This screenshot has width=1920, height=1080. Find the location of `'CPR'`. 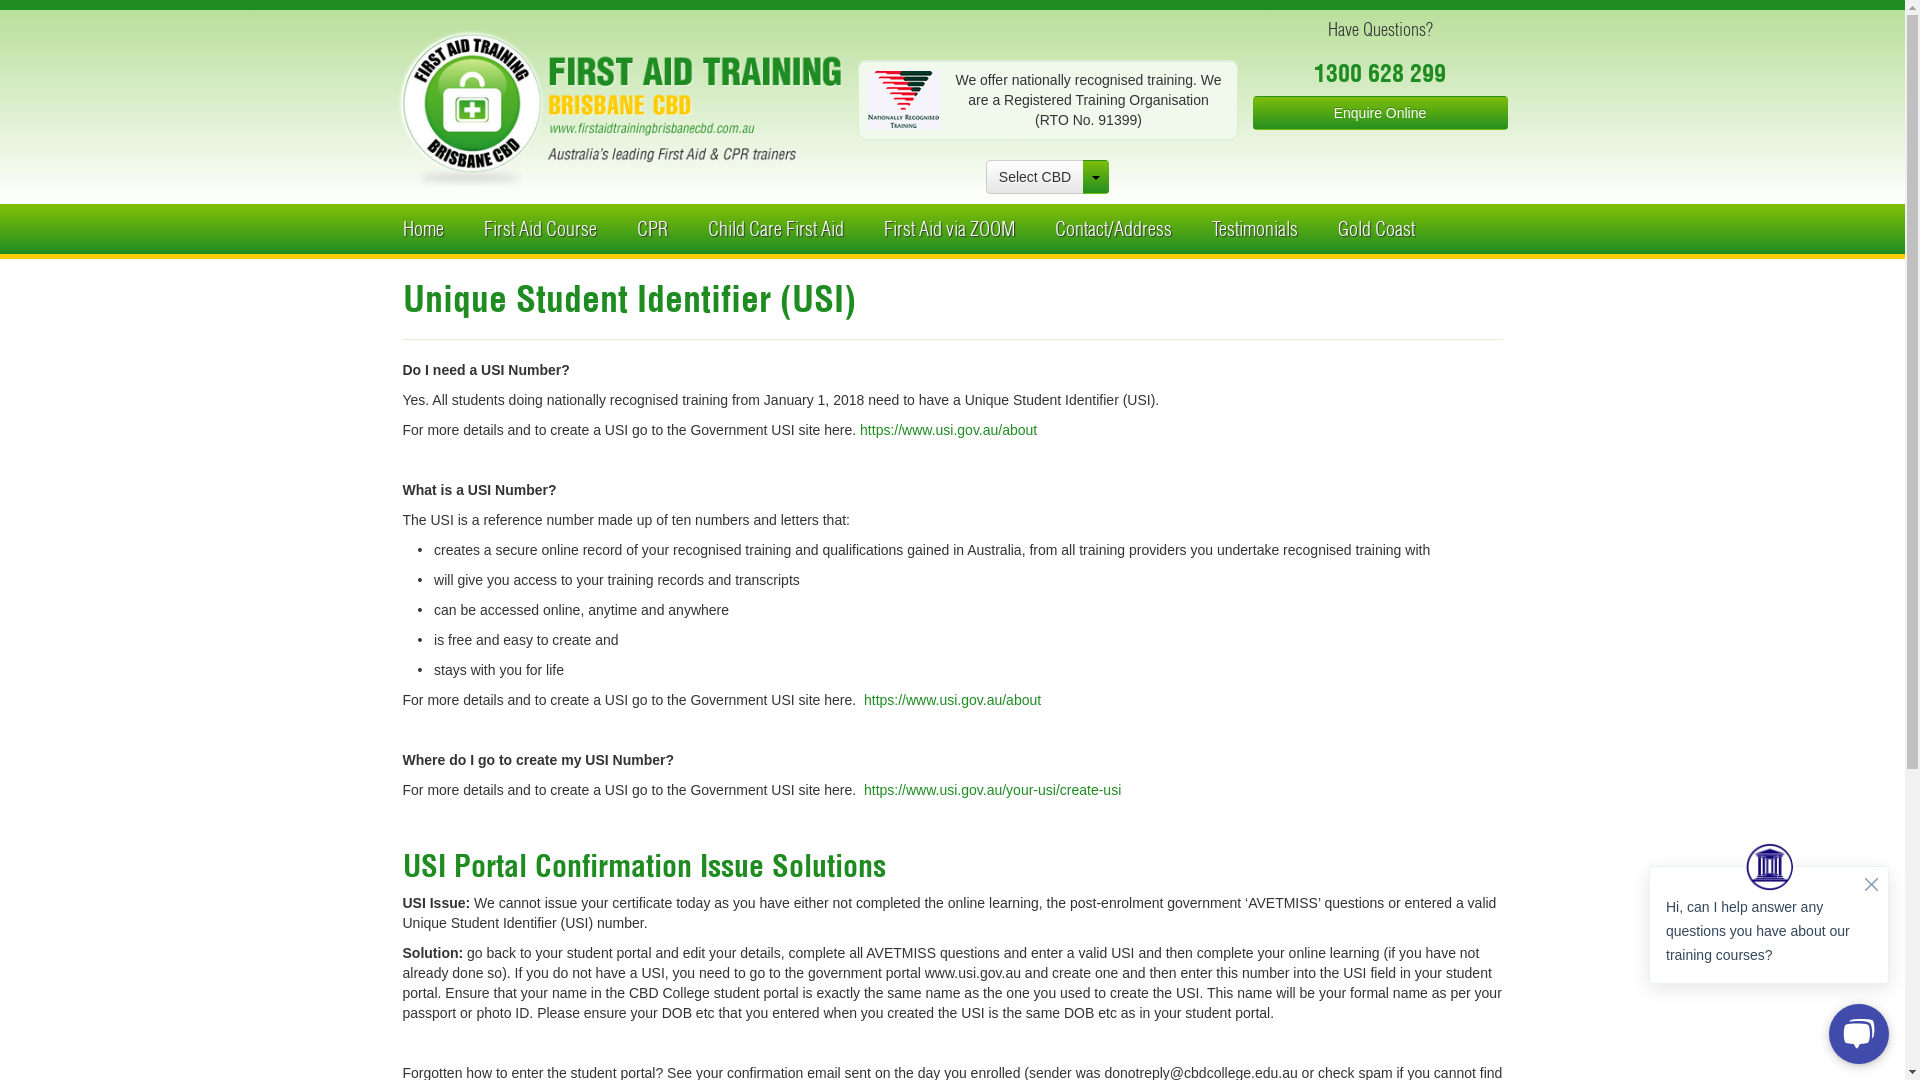

'CPR' is located at coordinates (651, 227).